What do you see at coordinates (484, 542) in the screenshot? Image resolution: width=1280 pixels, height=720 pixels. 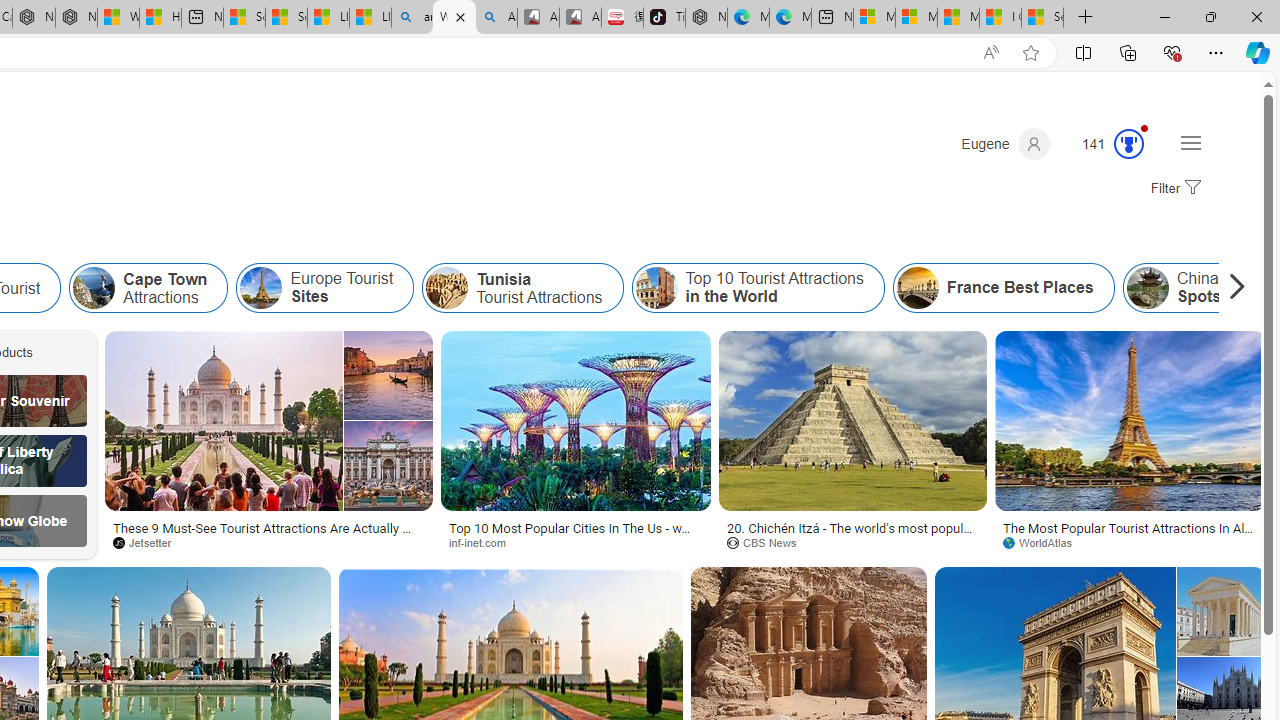 I see `'inf-inet.com'` at bounding box center [484, 542].